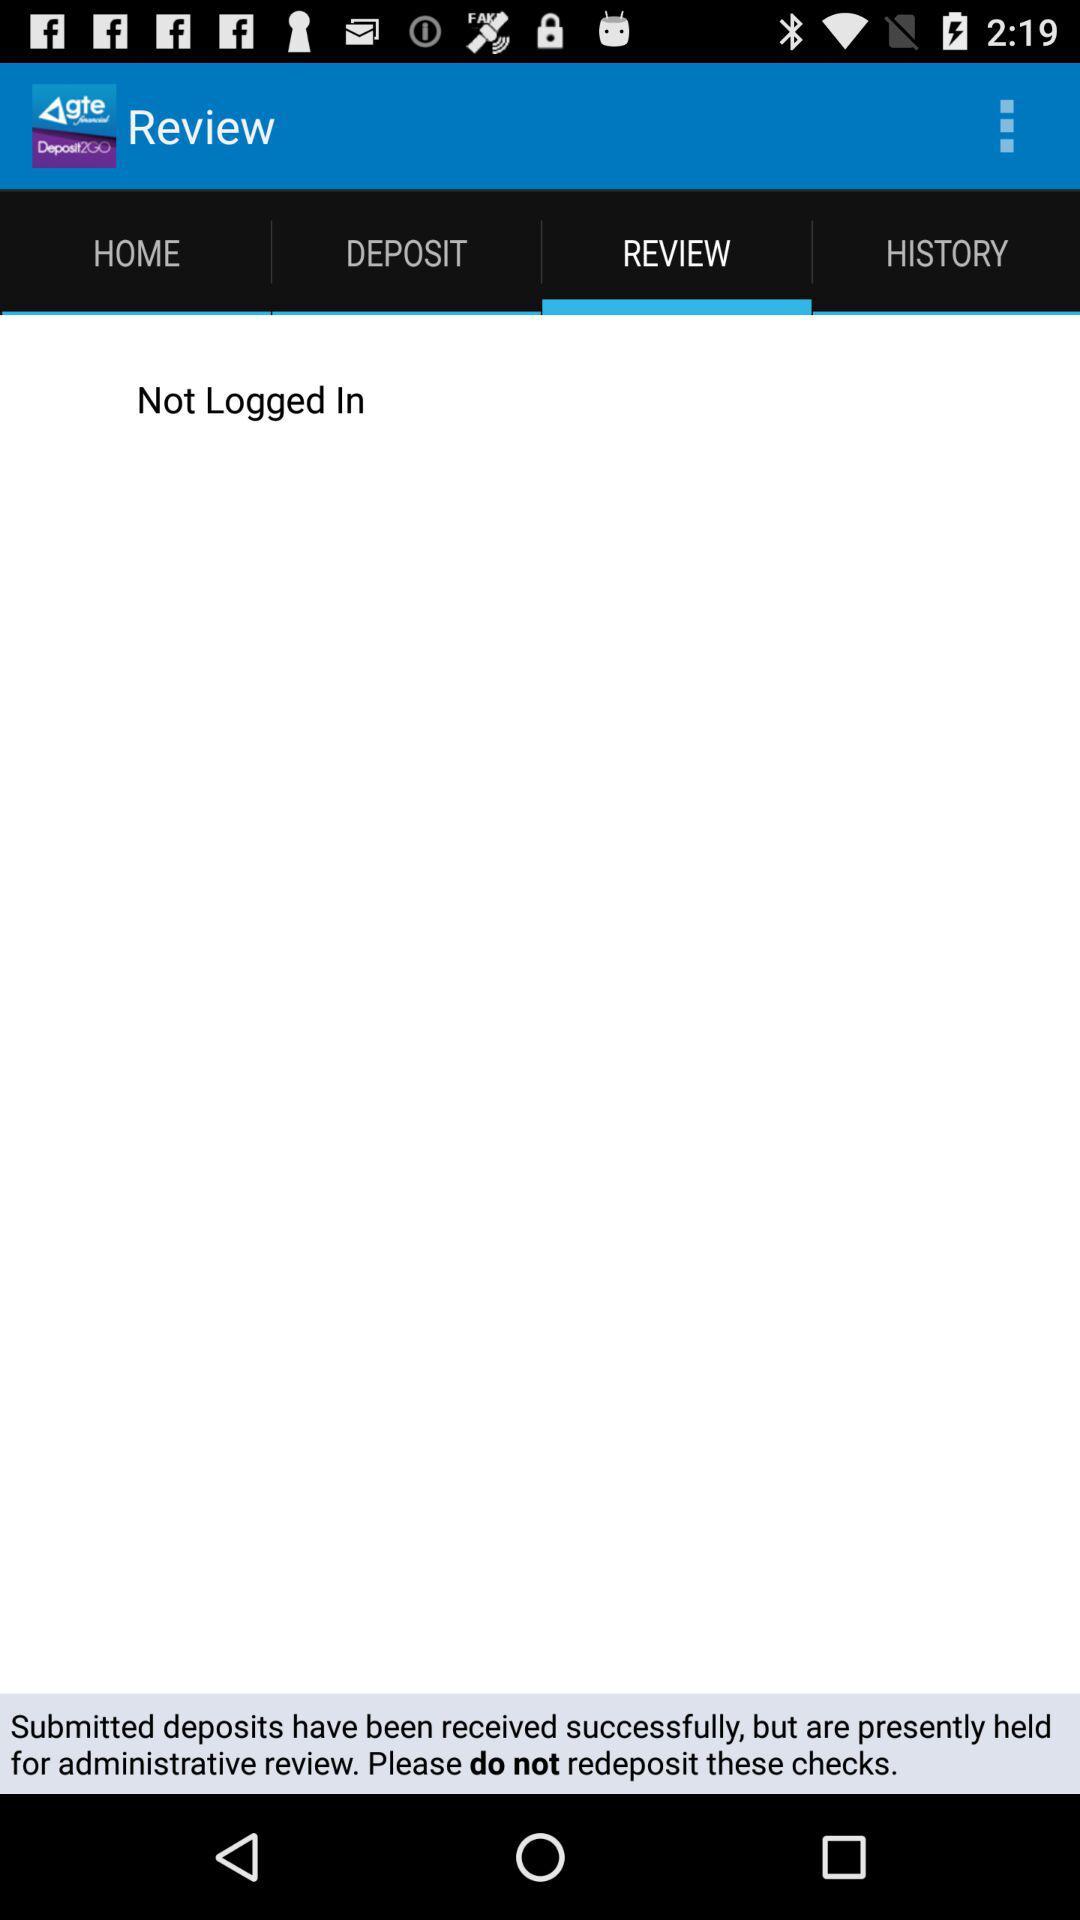 Image resolution: width=1080 pixels, height=1920 pixels. What do you see at coordinates (54, 398) in the screenshot?
I see `icon below the home` at bounding box center [54, 398].